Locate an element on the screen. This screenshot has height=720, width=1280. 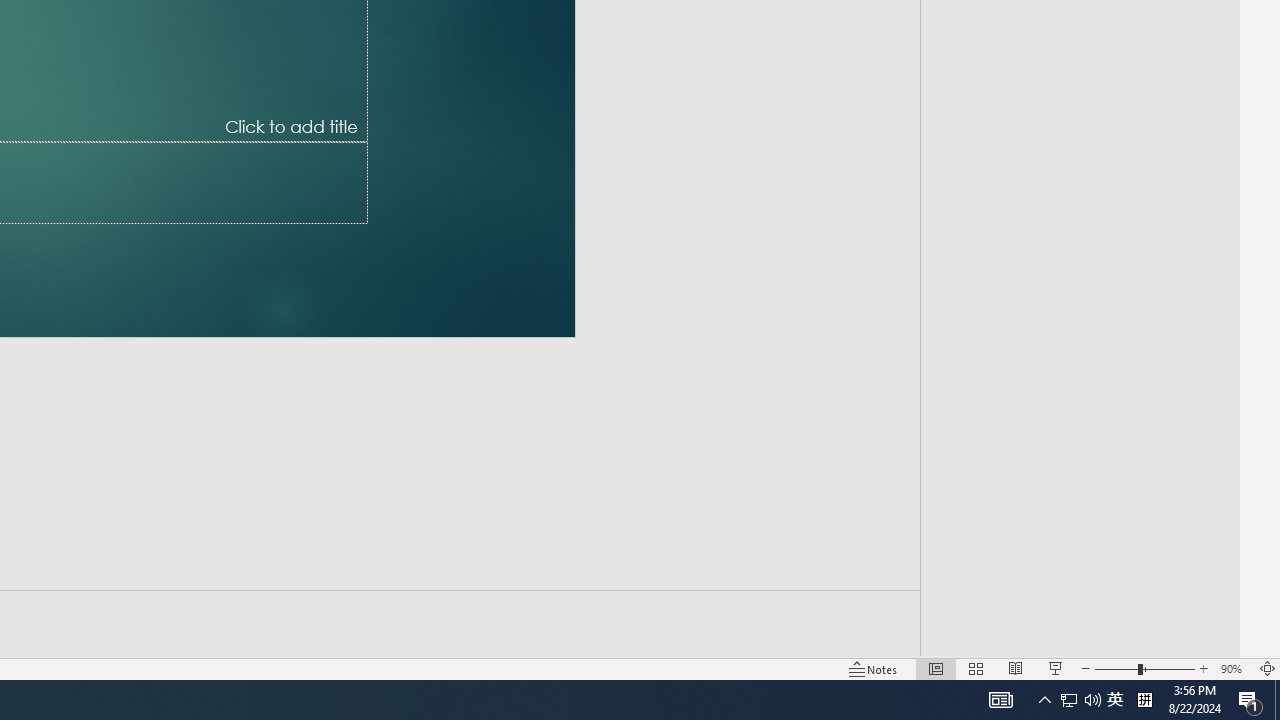
'Zoom 90%' is located at coordinates (1233, 669).